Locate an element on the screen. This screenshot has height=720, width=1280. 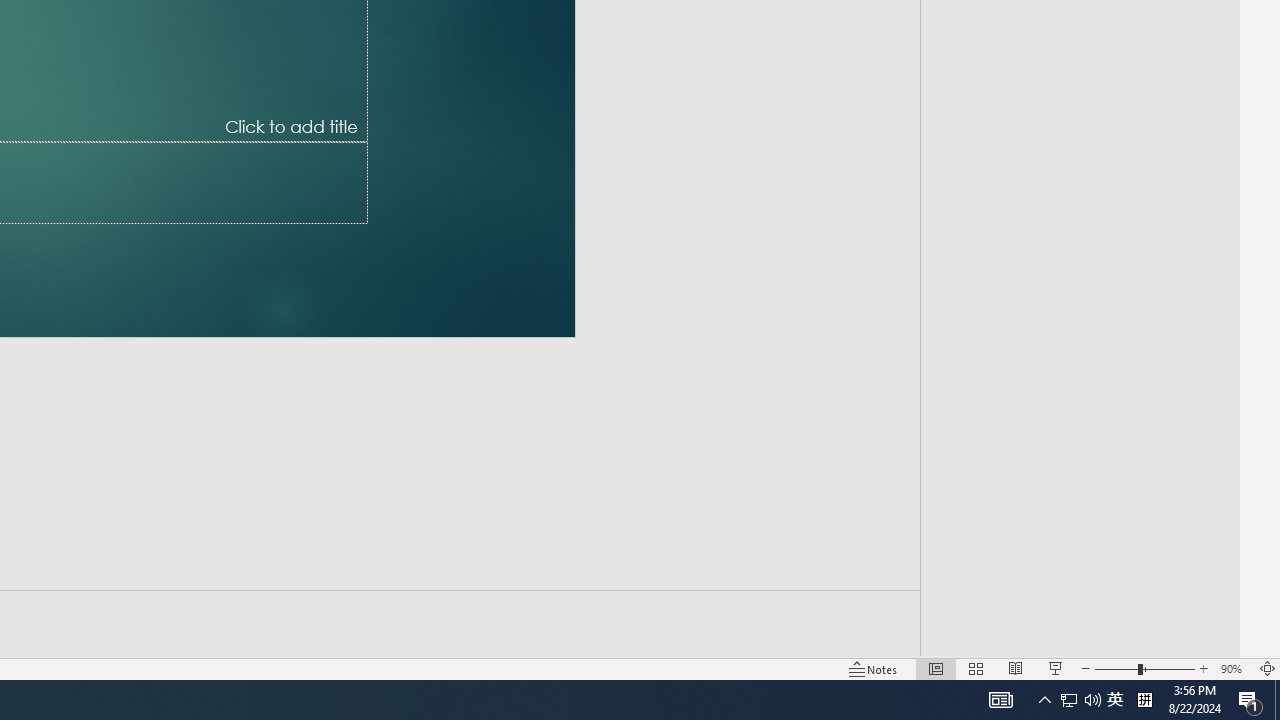
'Zoom 90%' is located at coordinates (1233, 669).